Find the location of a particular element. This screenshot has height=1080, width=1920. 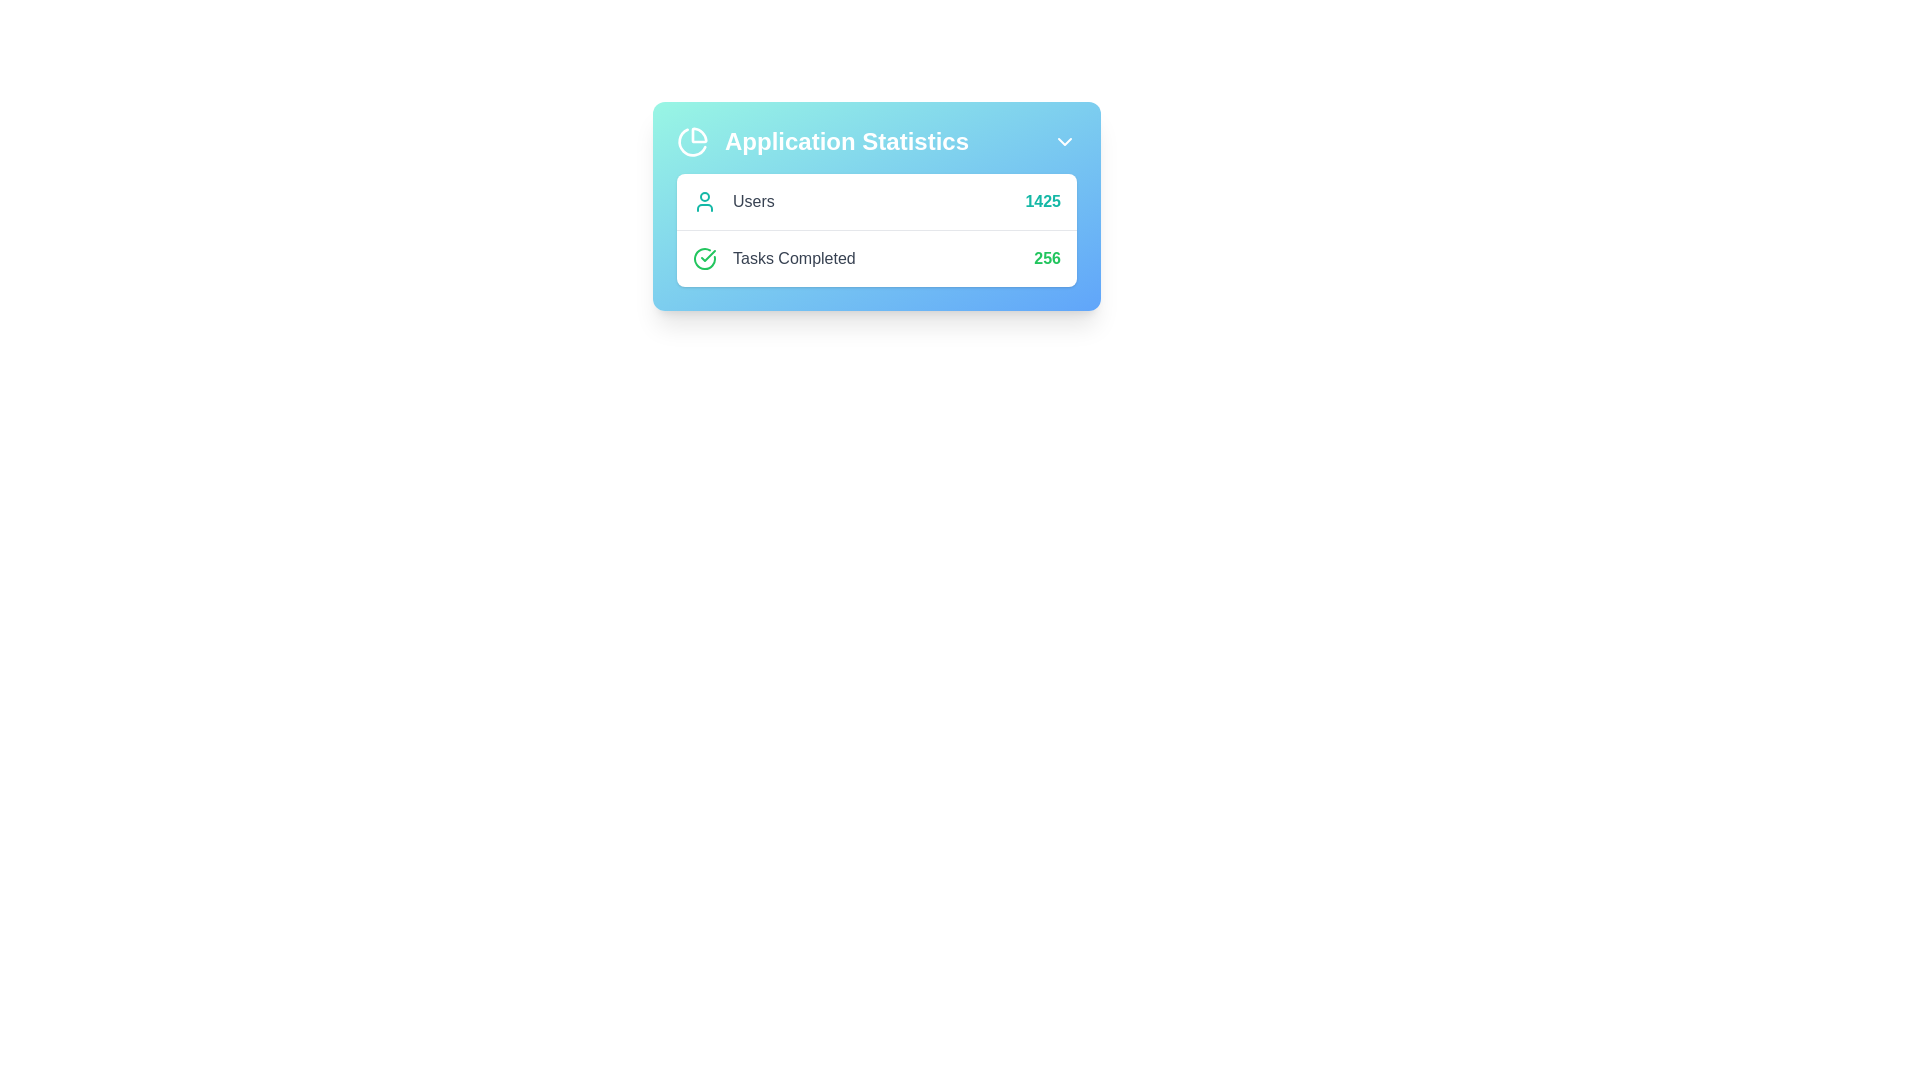

the 'Users' text label in the 'Application Statistics' panel, which indicates the category of displayed data and is positioned next to a user profile icon is located at coordinates (752, 201).